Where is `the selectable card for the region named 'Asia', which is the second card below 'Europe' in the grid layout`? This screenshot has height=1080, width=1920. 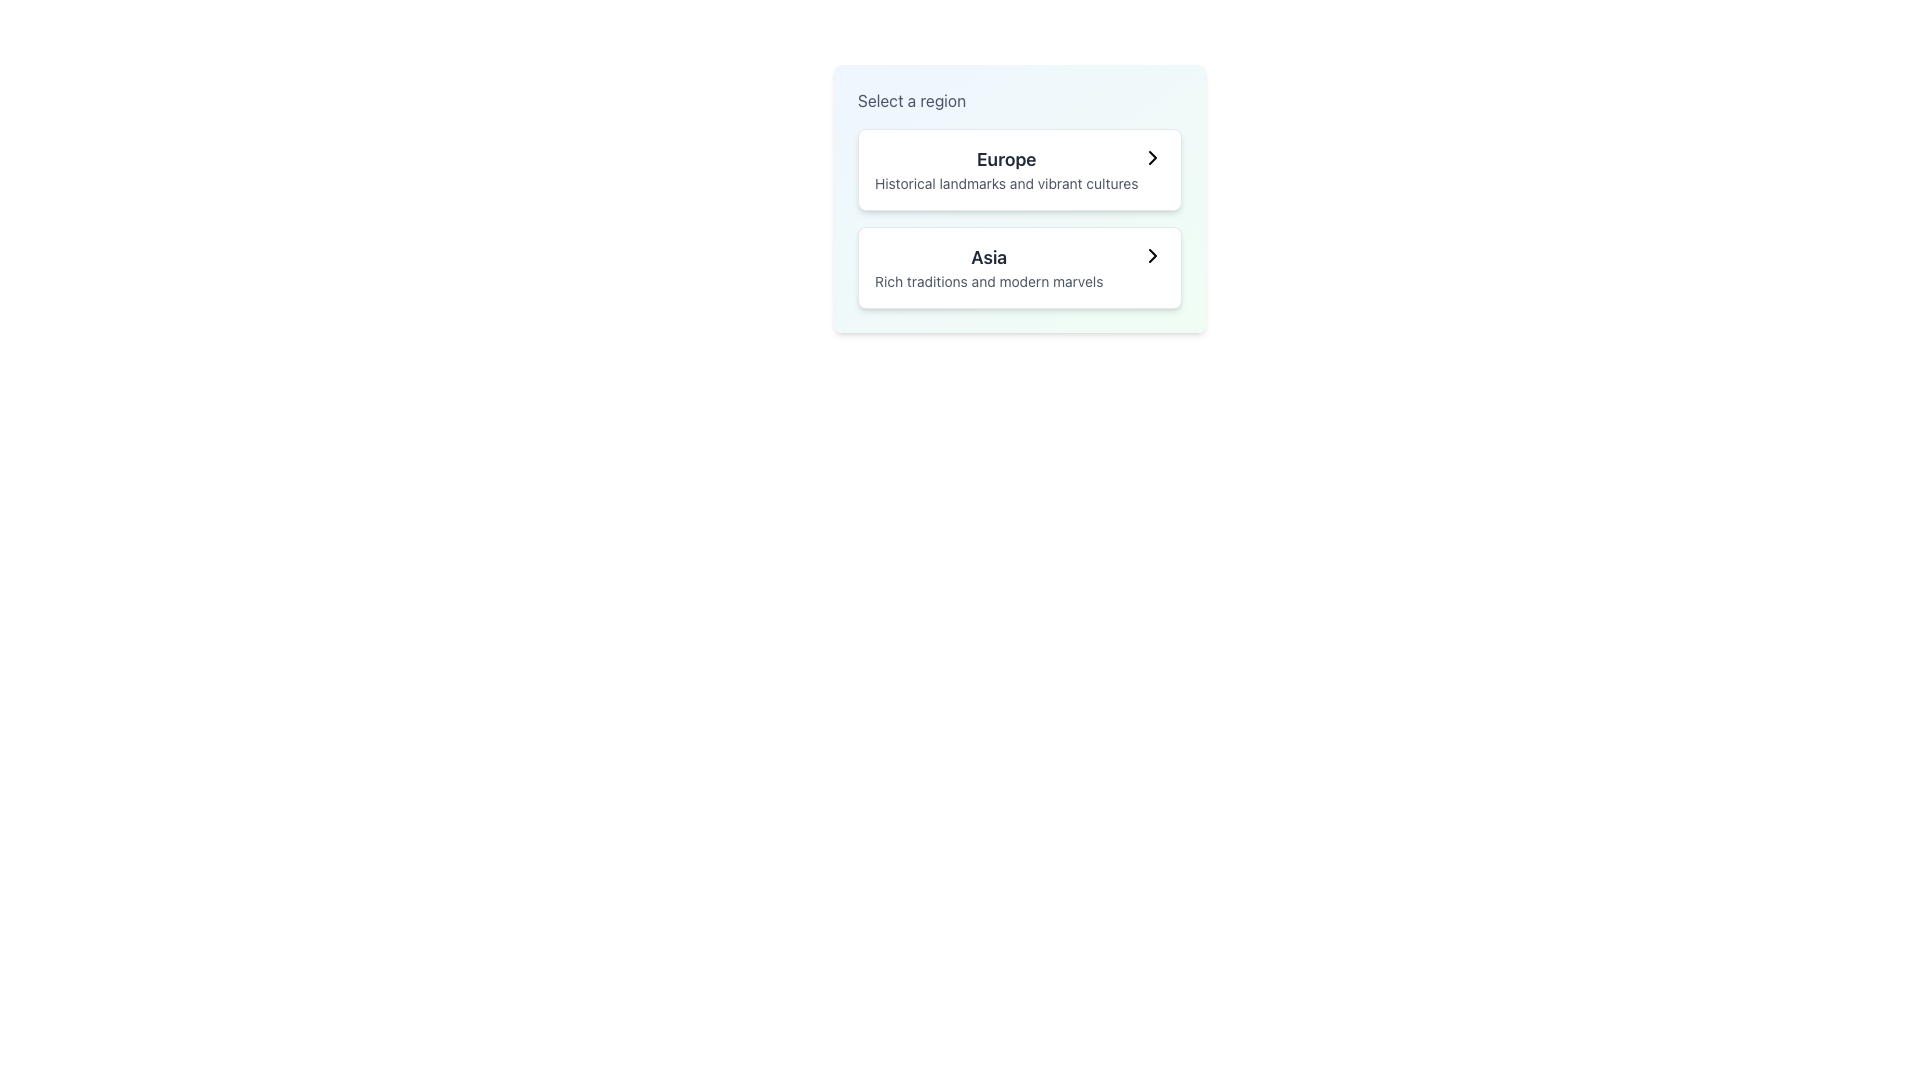
the selectable card for the region named 'Asia', which is the second card below 'Europe' in the grid layout is located at coordinates (1019, 266).